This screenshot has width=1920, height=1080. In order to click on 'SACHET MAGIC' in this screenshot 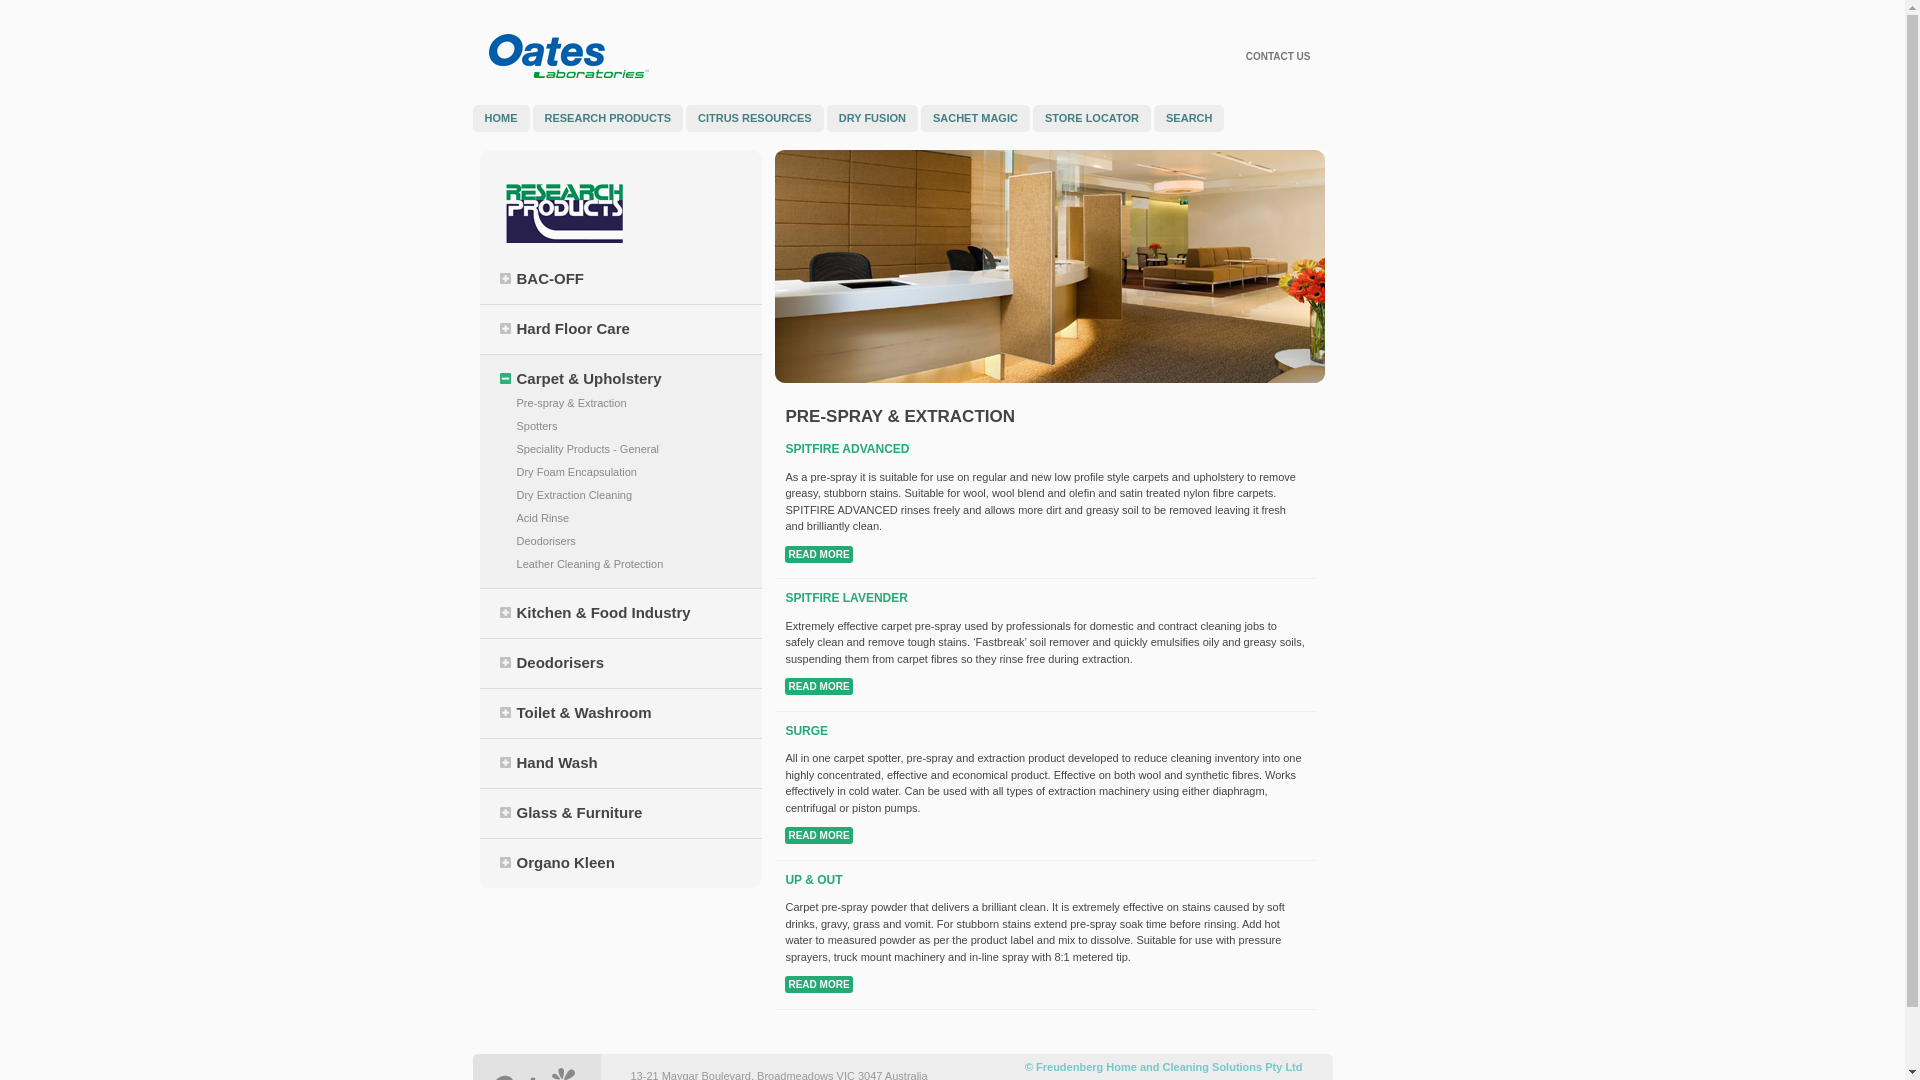, I will do `click(975, 118)`.